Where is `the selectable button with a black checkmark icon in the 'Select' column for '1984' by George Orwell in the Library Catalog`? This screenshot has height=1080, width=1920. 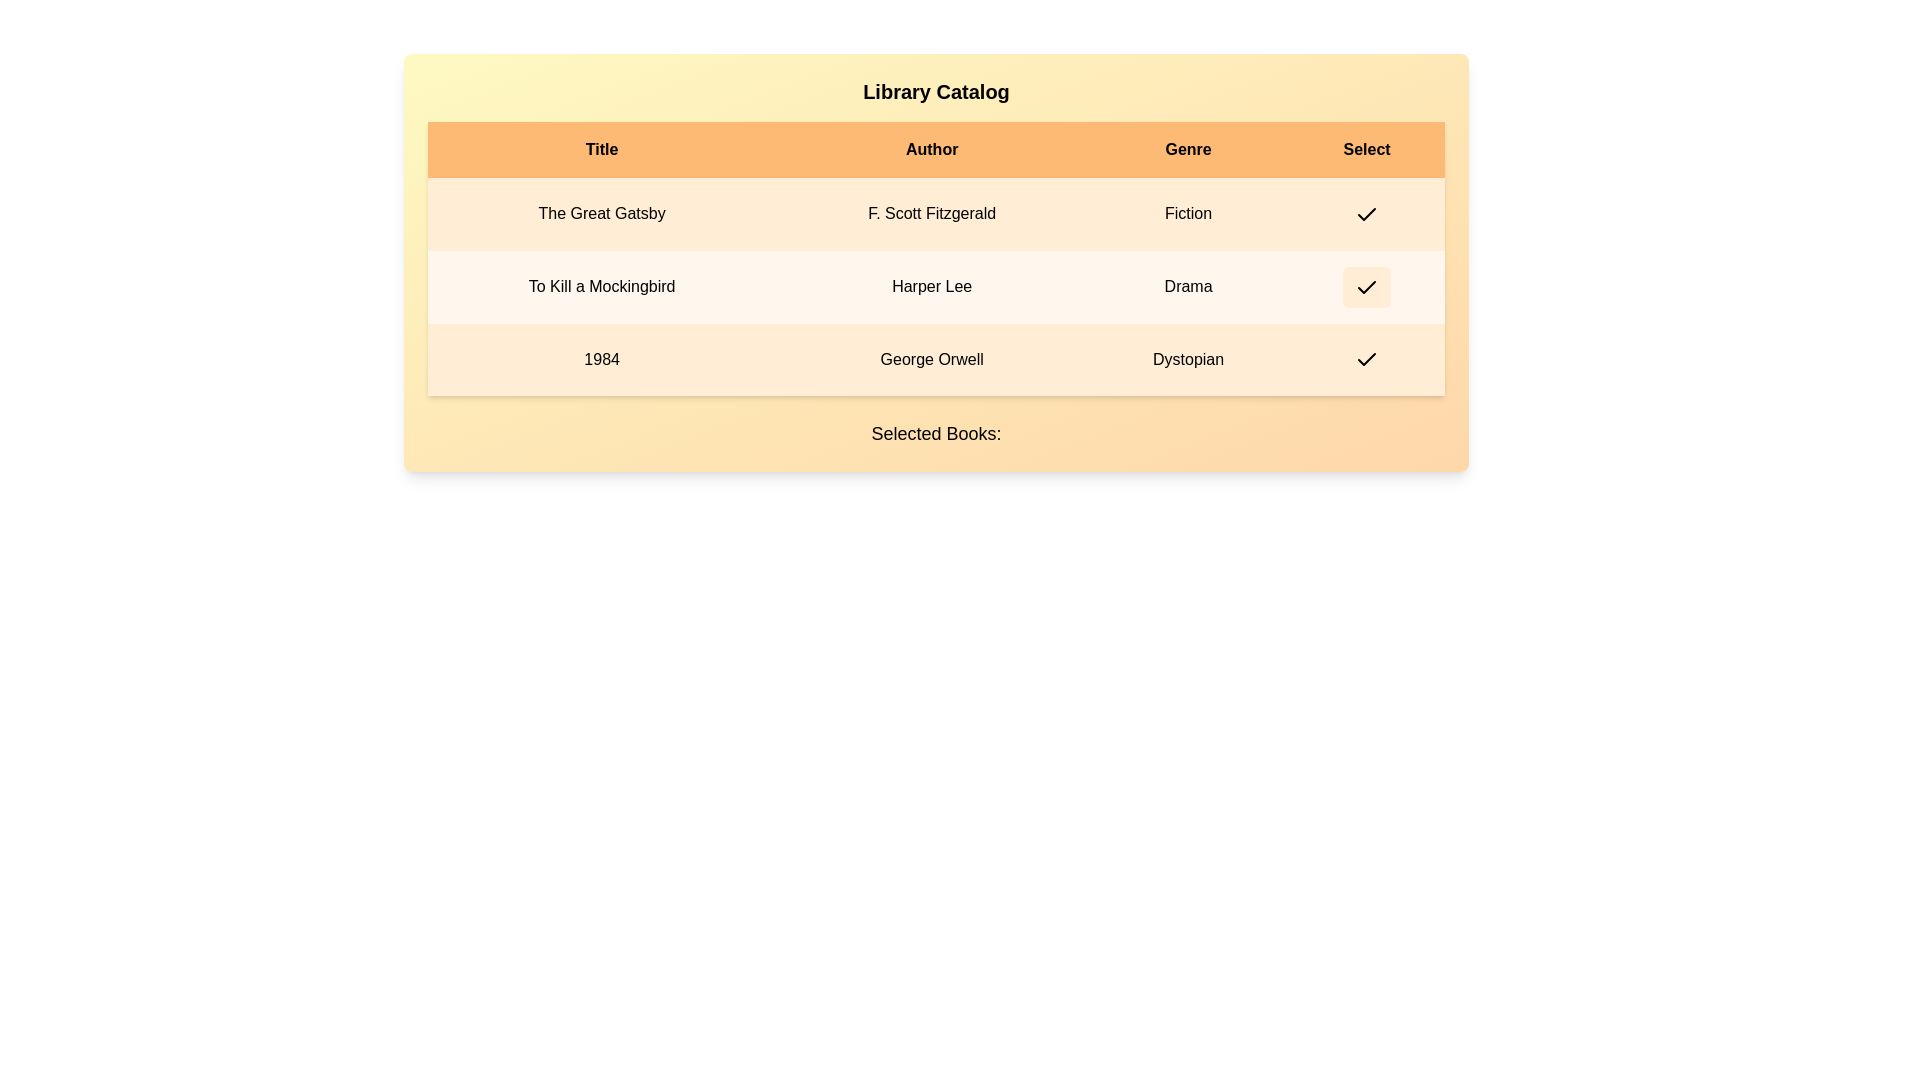 the selectable button with a black checkmark icon in the 'Select' column for '1984' by George Orwell in the Library Catalog is located at coordinates (1366, 358).